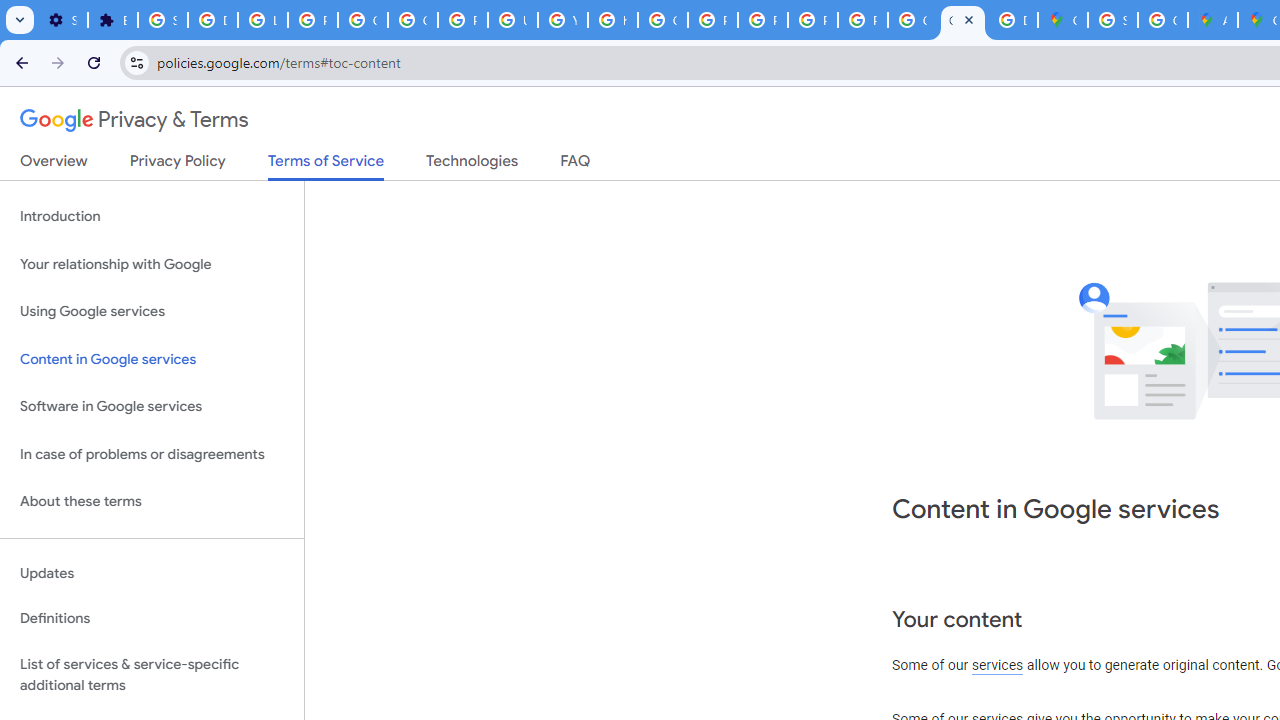 This screenshot has height=720, width=1280. I want to click on 'Content in Google services', so click(151, 358).